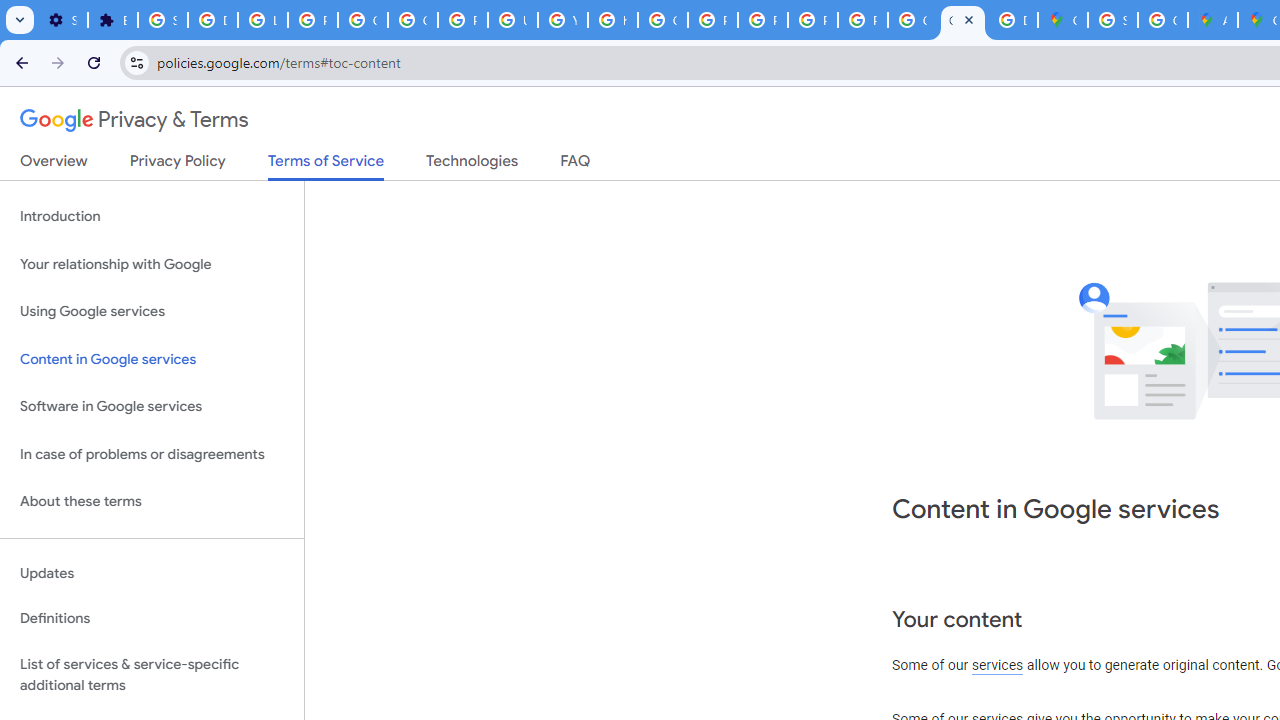 This screenshot has height=720, width=1280. I want to click on 'Content in Google services', so click(151, 358).